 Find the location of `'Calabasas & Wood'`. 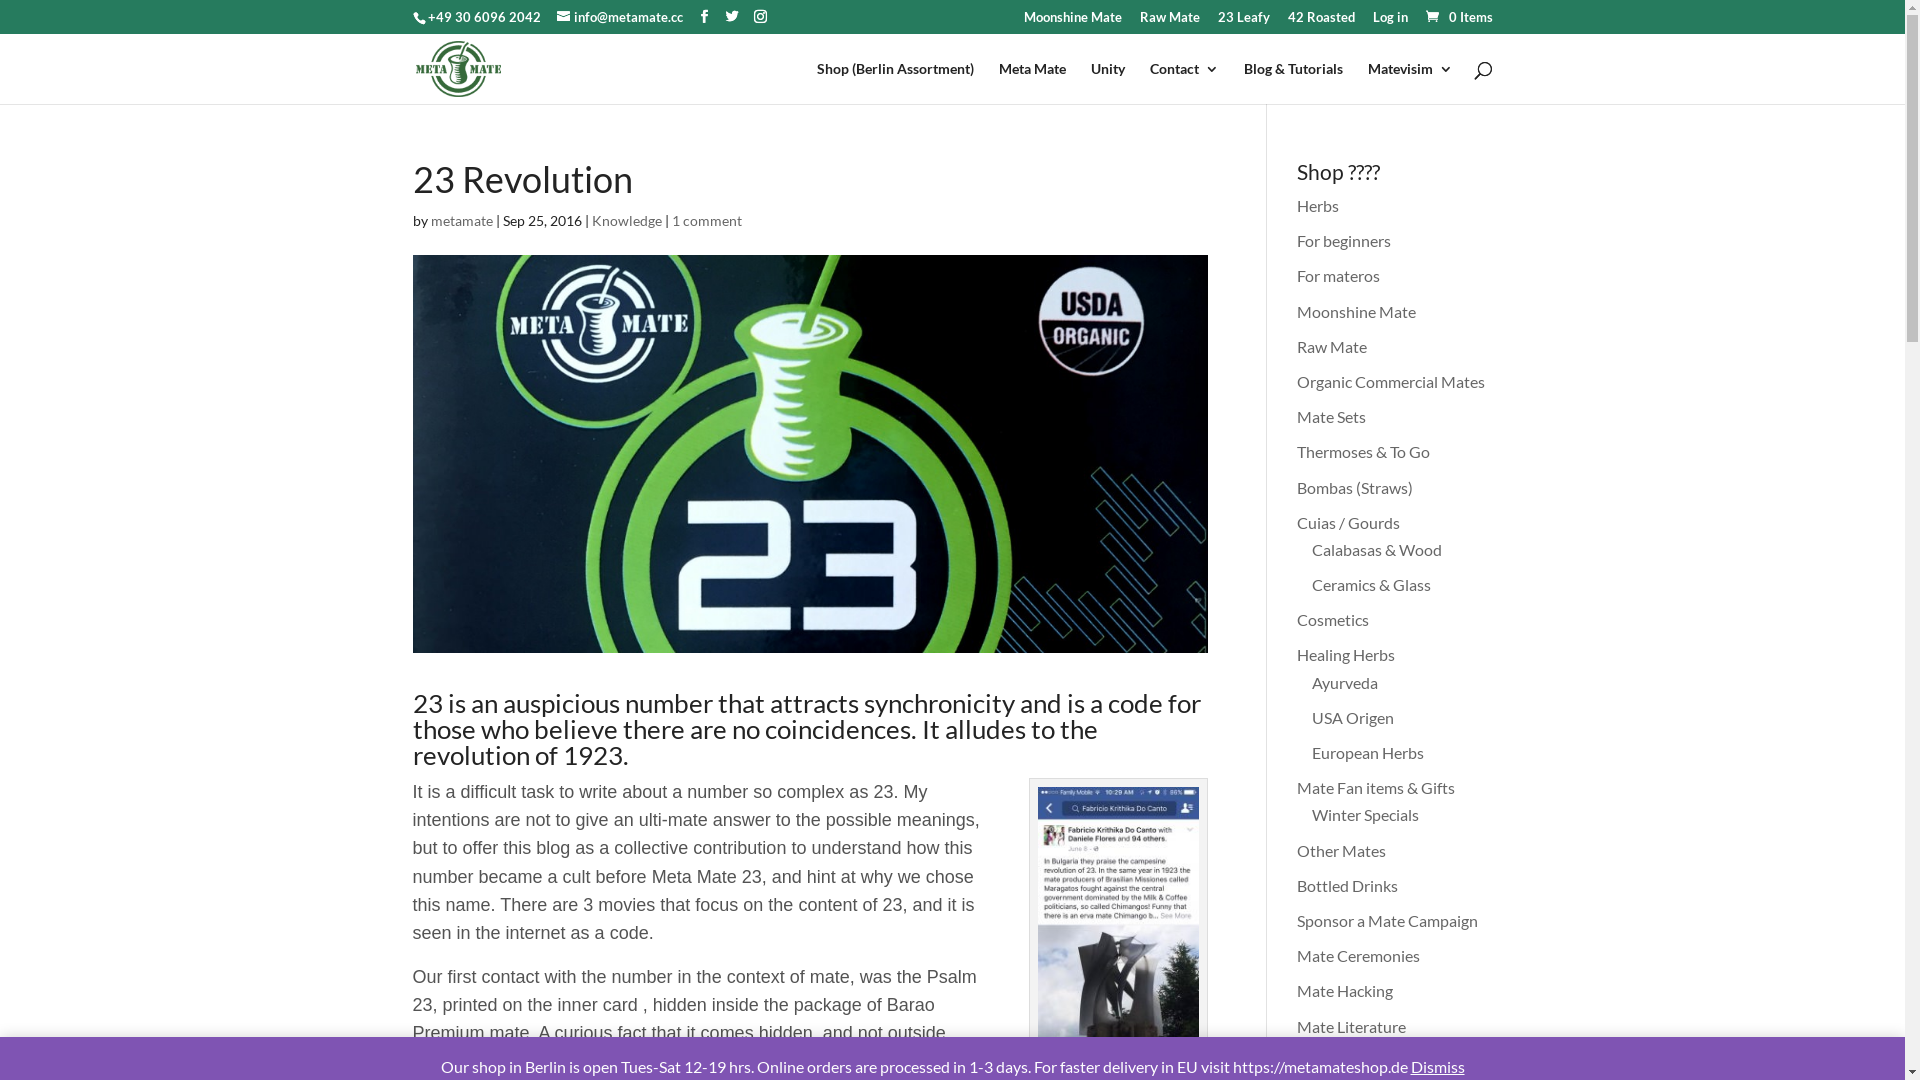

'Calabasas & Wood' is located at coordinates (1376, 549).